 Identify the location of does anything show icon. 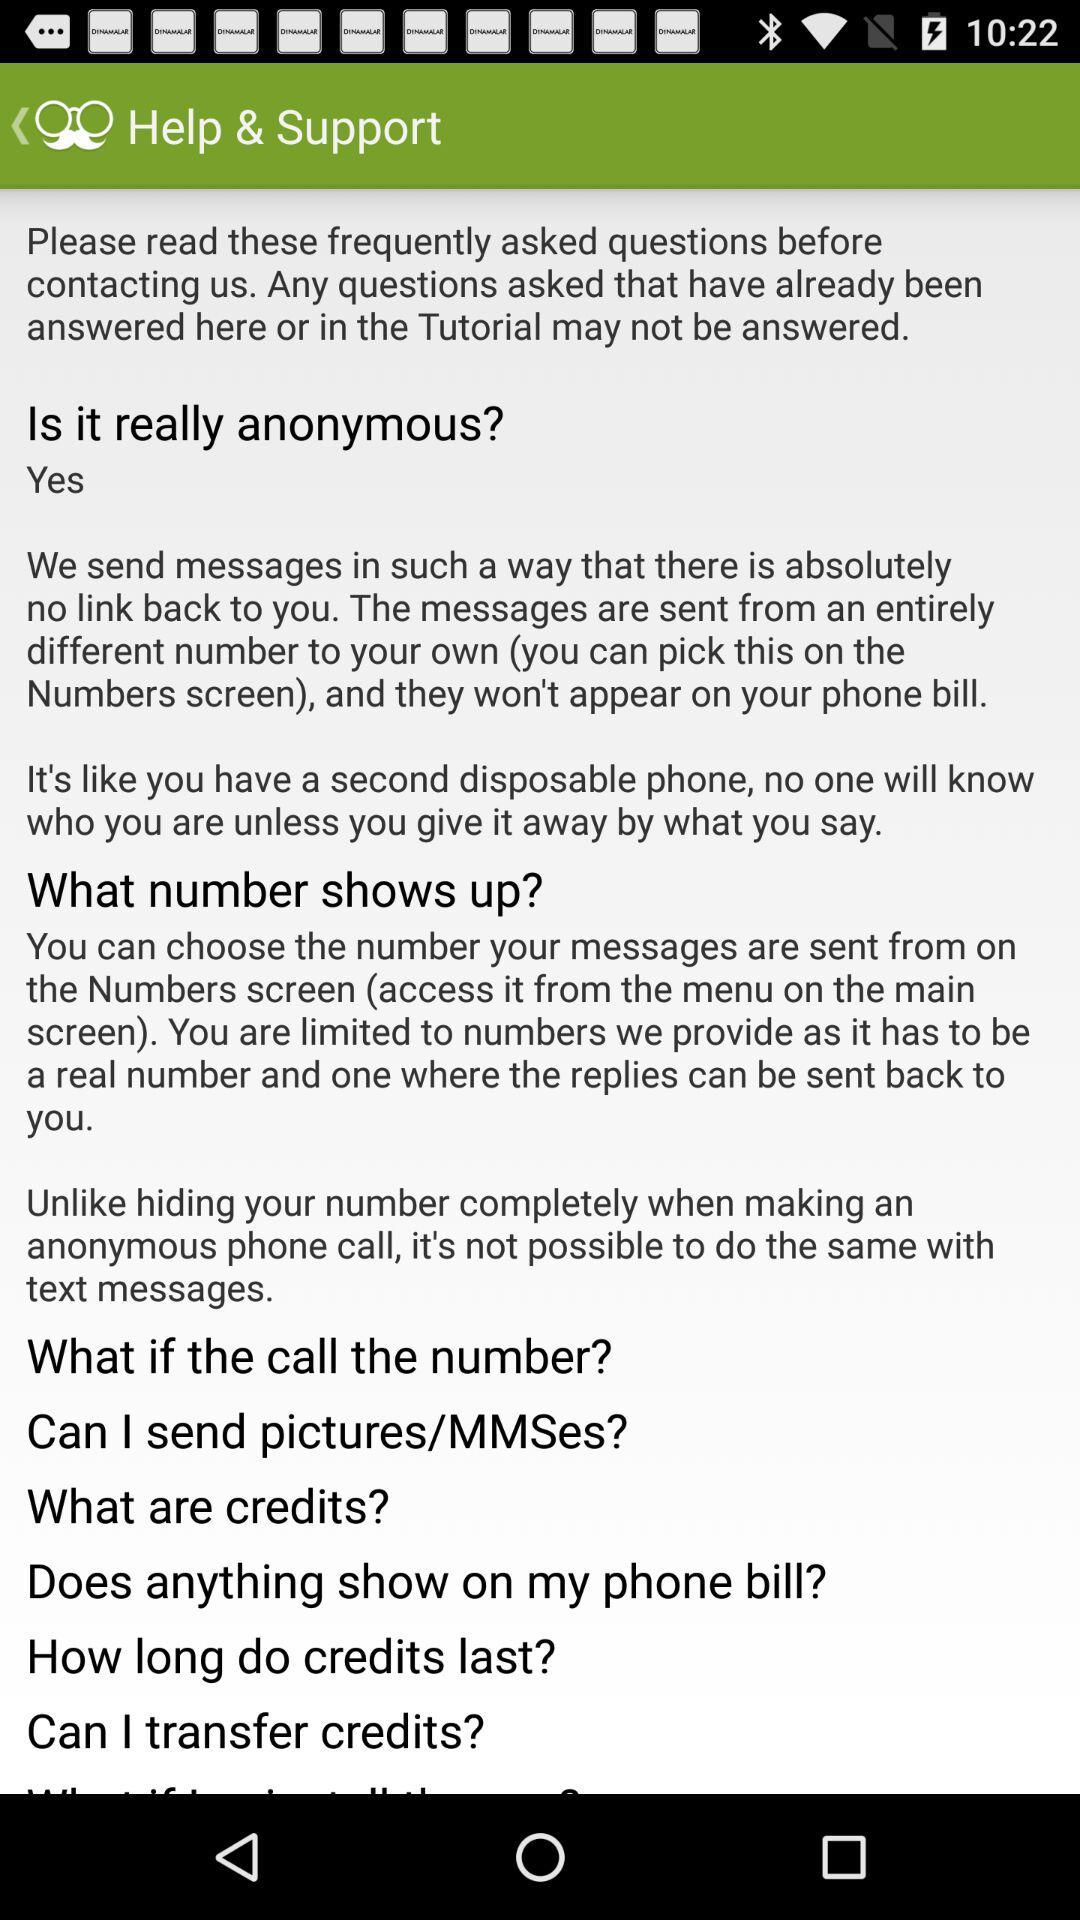
(540, 1573).